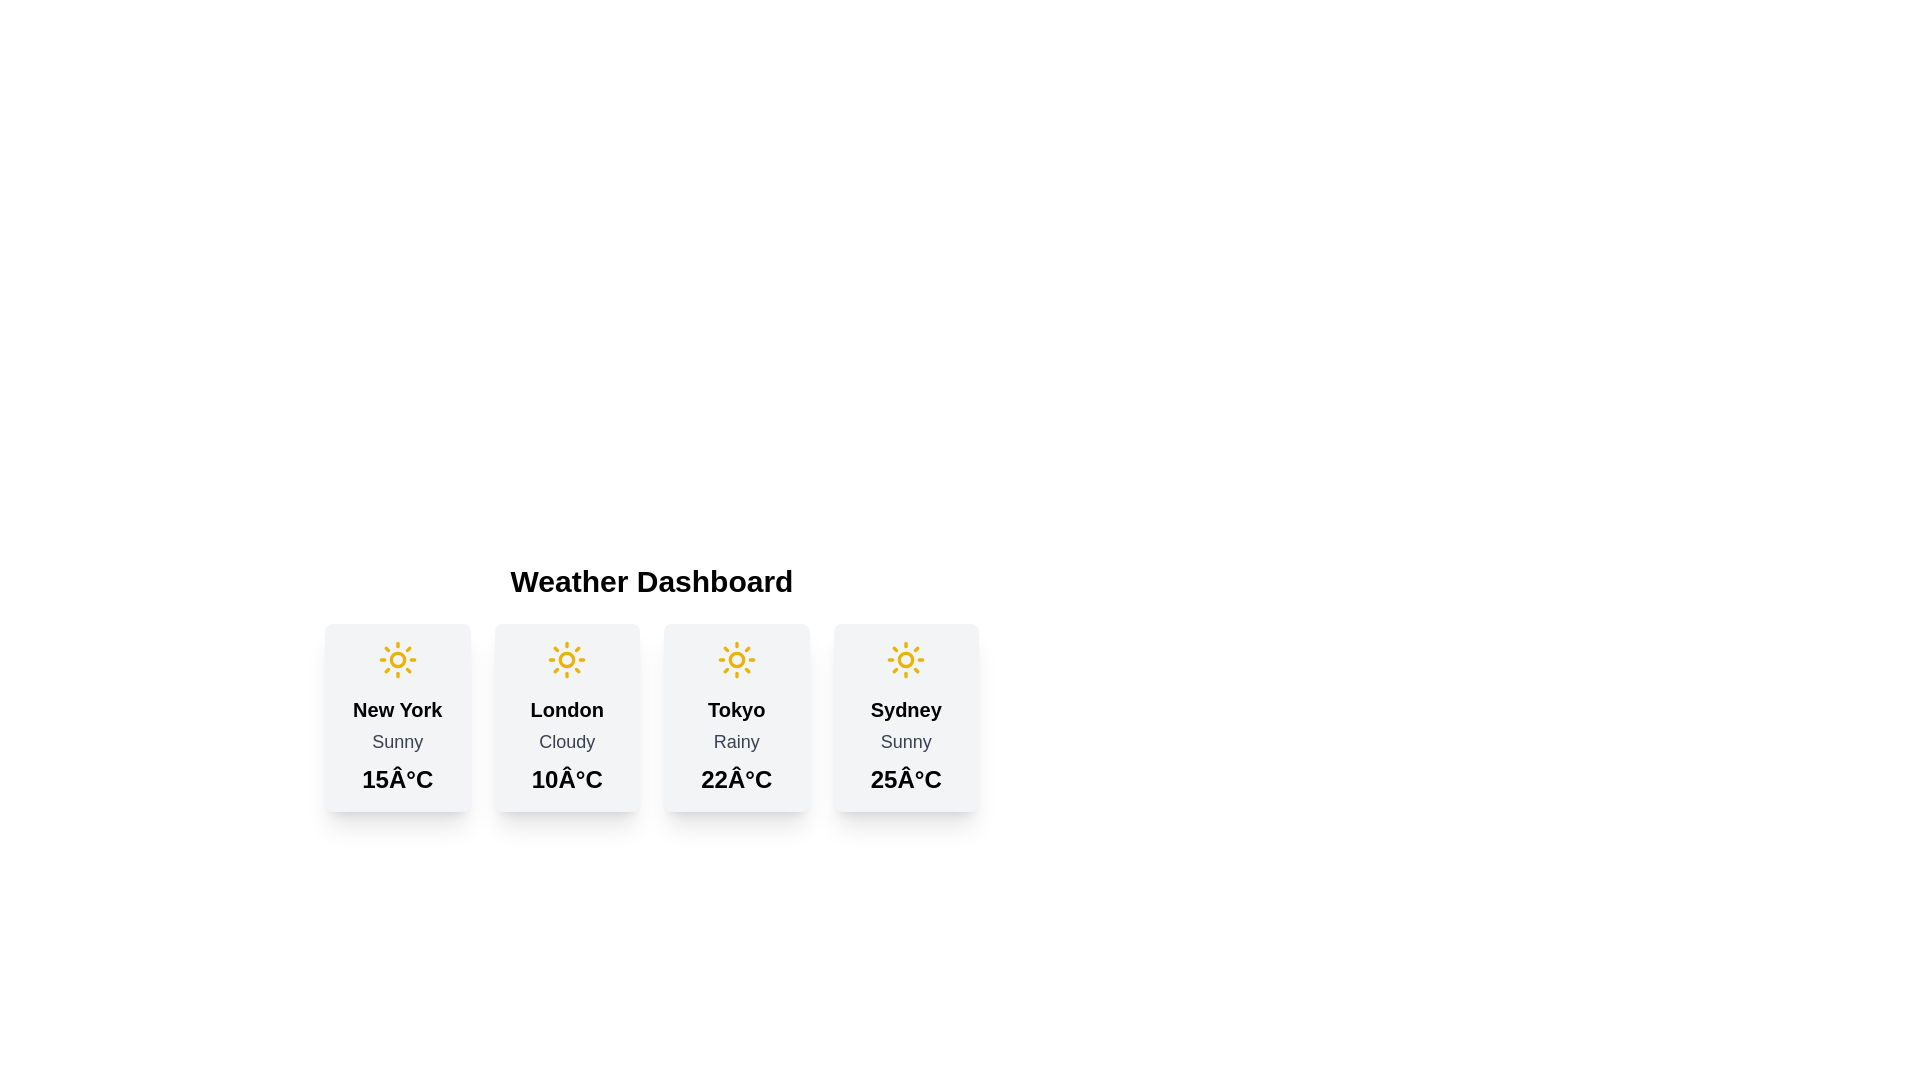 The height and width of the screenshot is (1080, 1920). What do you see at coordinates (566, 659) in the screenshot?
I see `the sunny weather icon representing 'London' in the Weather Dashboard interface` at bounding box center [566, 659].